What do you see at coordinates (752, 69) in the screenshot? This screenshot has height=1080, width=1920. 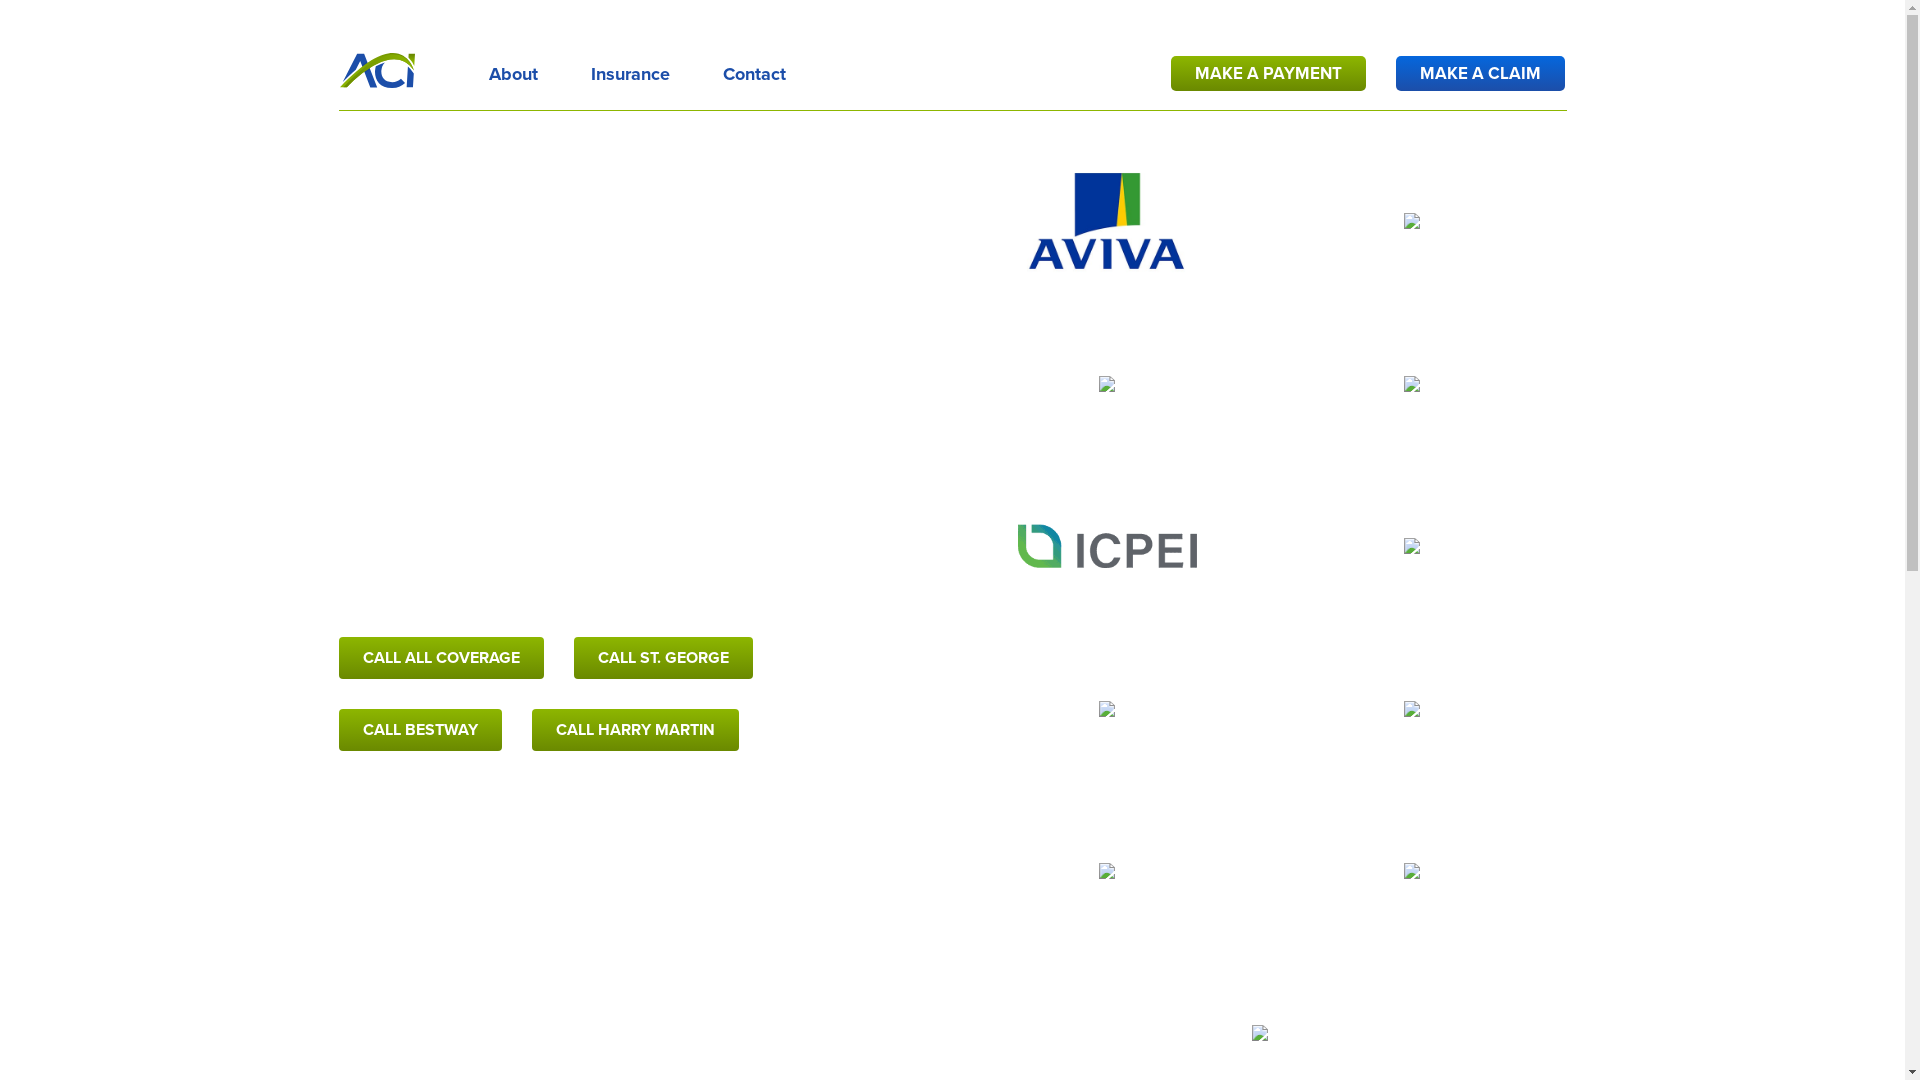 I see `'Contact'` at bounding box center [752, 69].